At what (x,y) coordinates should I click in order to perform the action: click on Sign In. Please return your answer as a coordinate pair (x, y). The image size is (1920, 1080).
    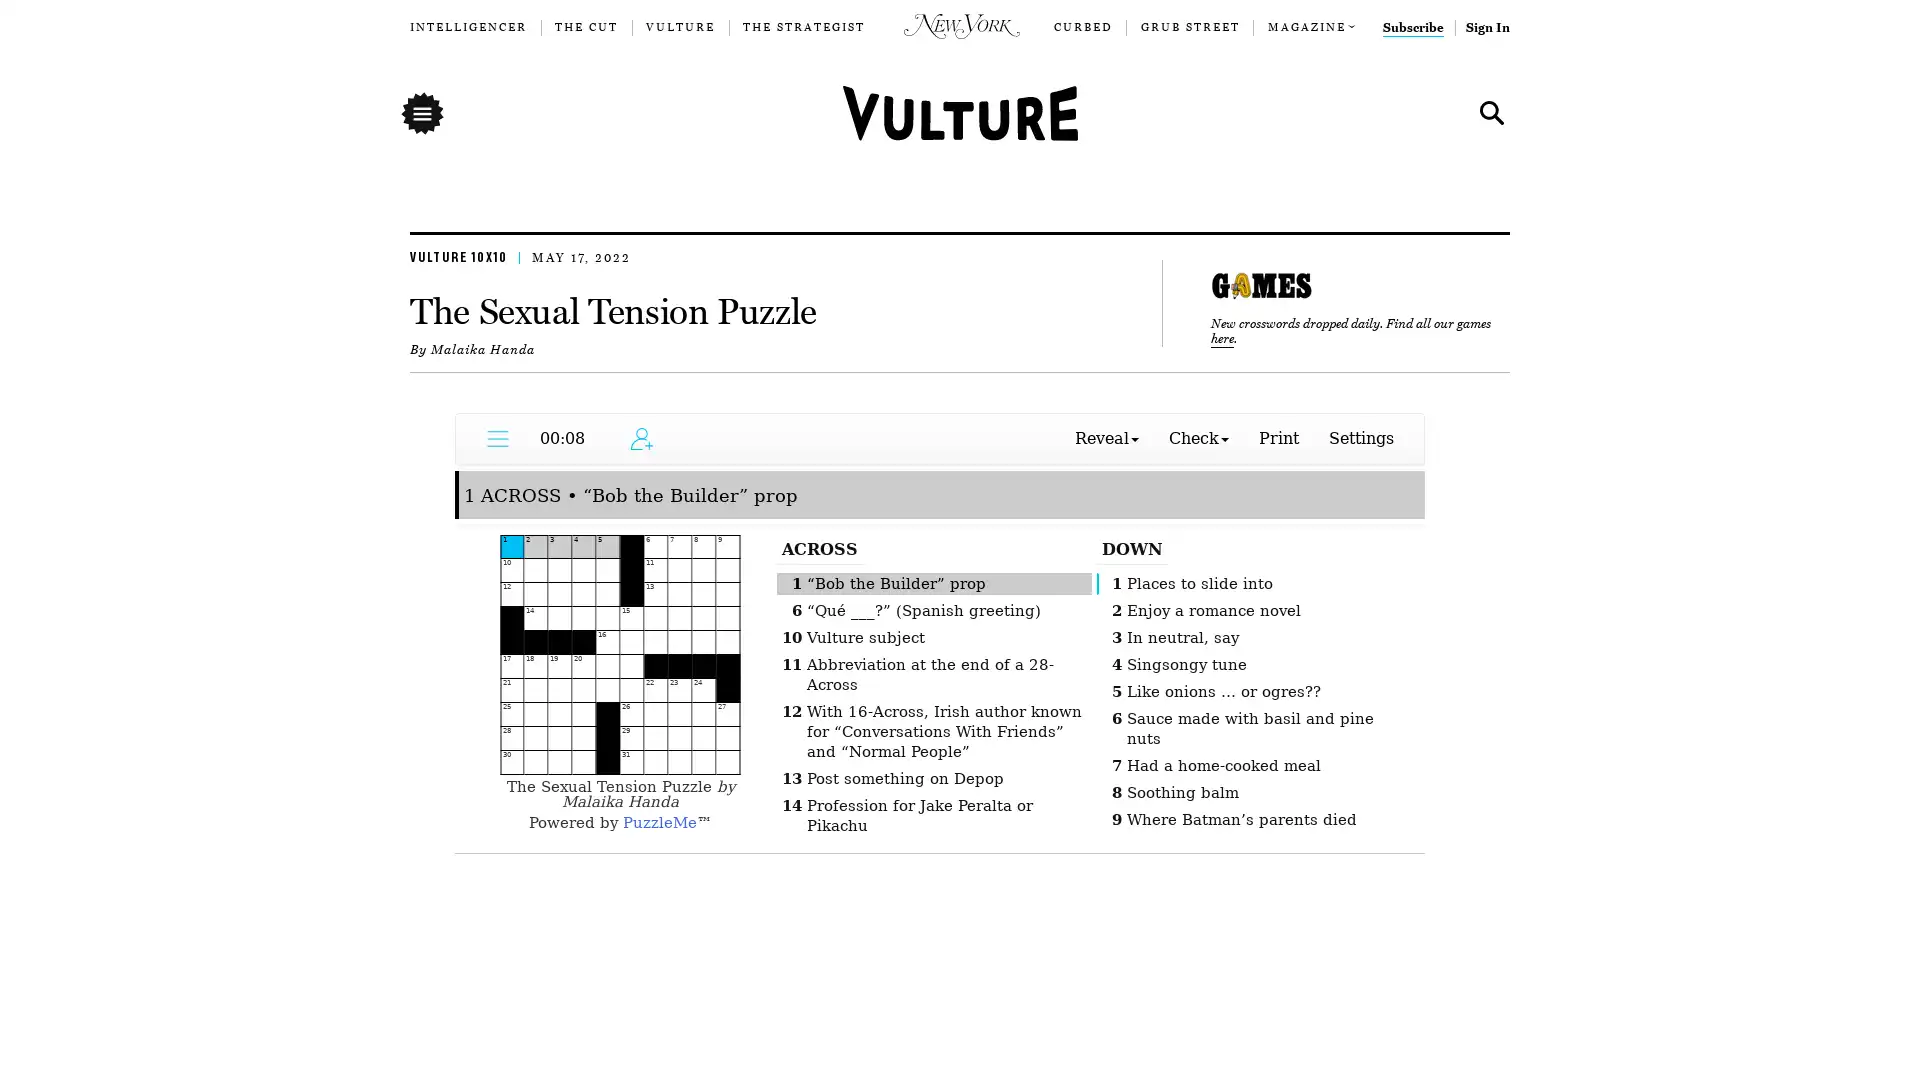
    Looking at the image, I should click on (1488, 27).